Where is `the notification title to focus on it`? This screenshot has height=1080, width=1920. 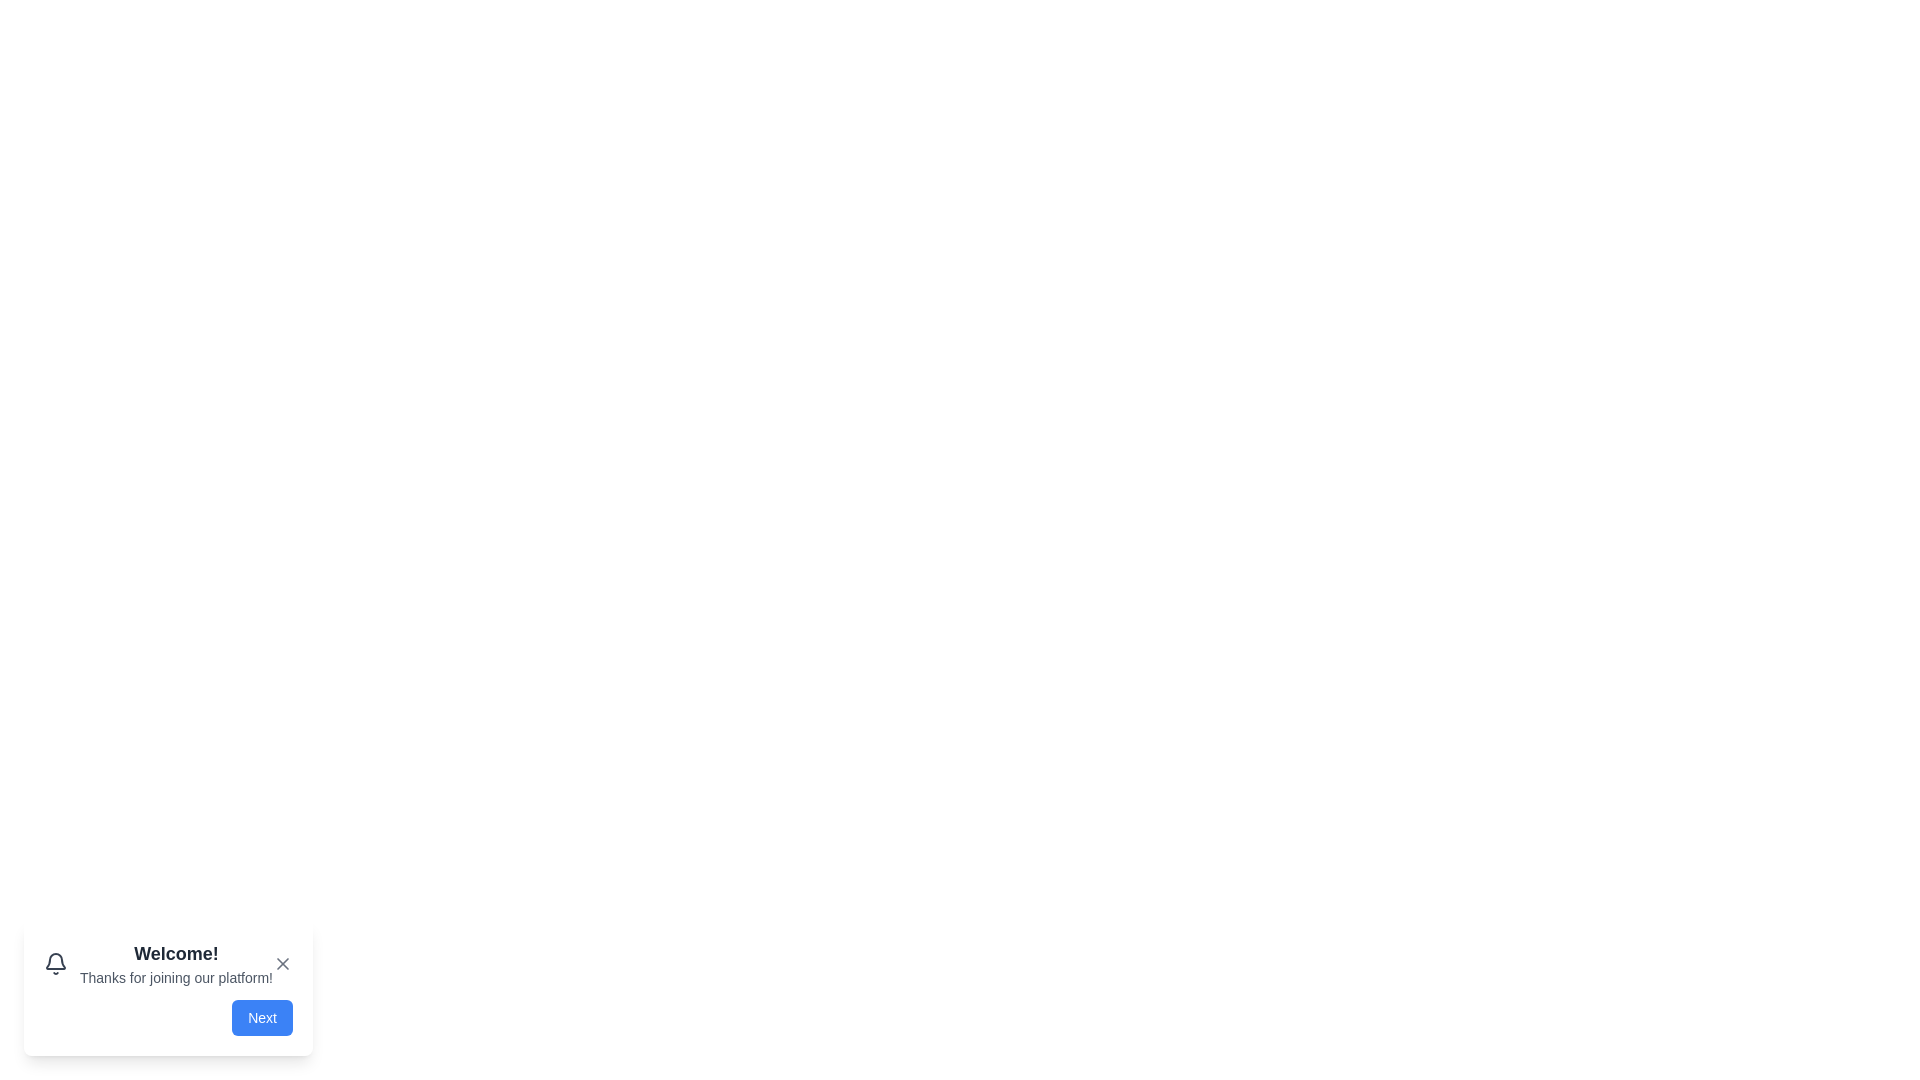
the notification title to focus on it is located at coordinates (176, 952).